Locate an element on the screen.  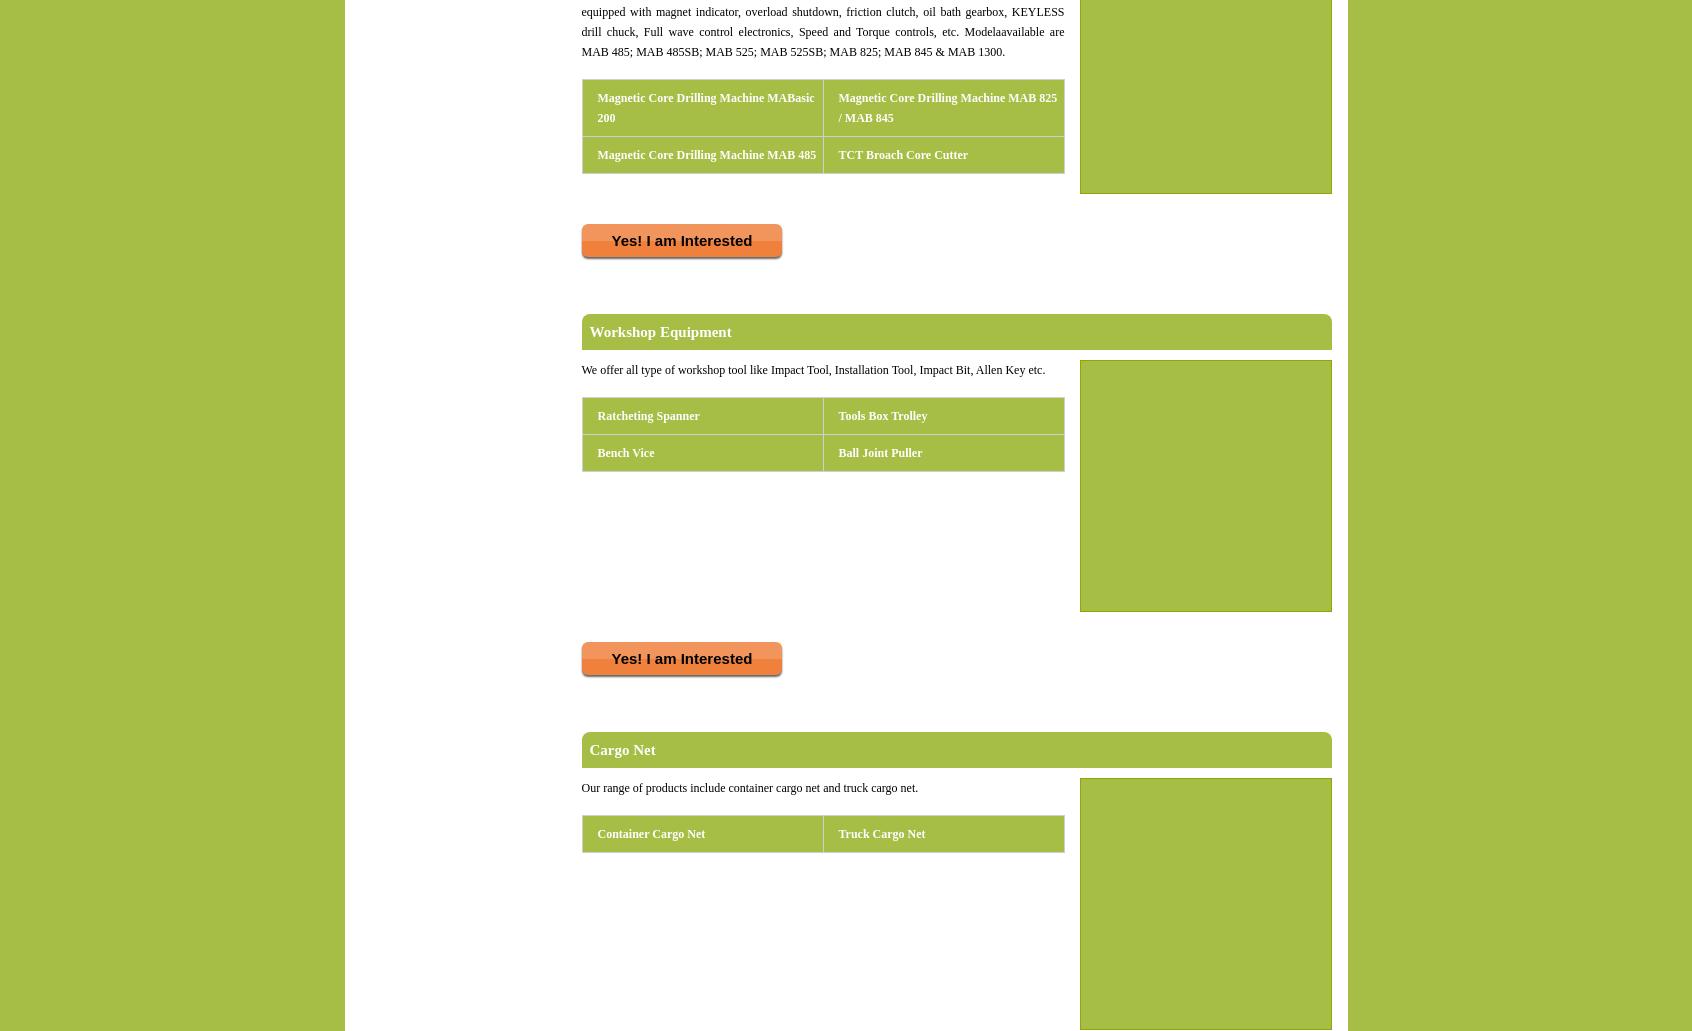
'We offer all type of workshop tool like Impact Tool, Installation Tool, Impact Bit, Allen Key etc.' is located at coordinates (814, 369).